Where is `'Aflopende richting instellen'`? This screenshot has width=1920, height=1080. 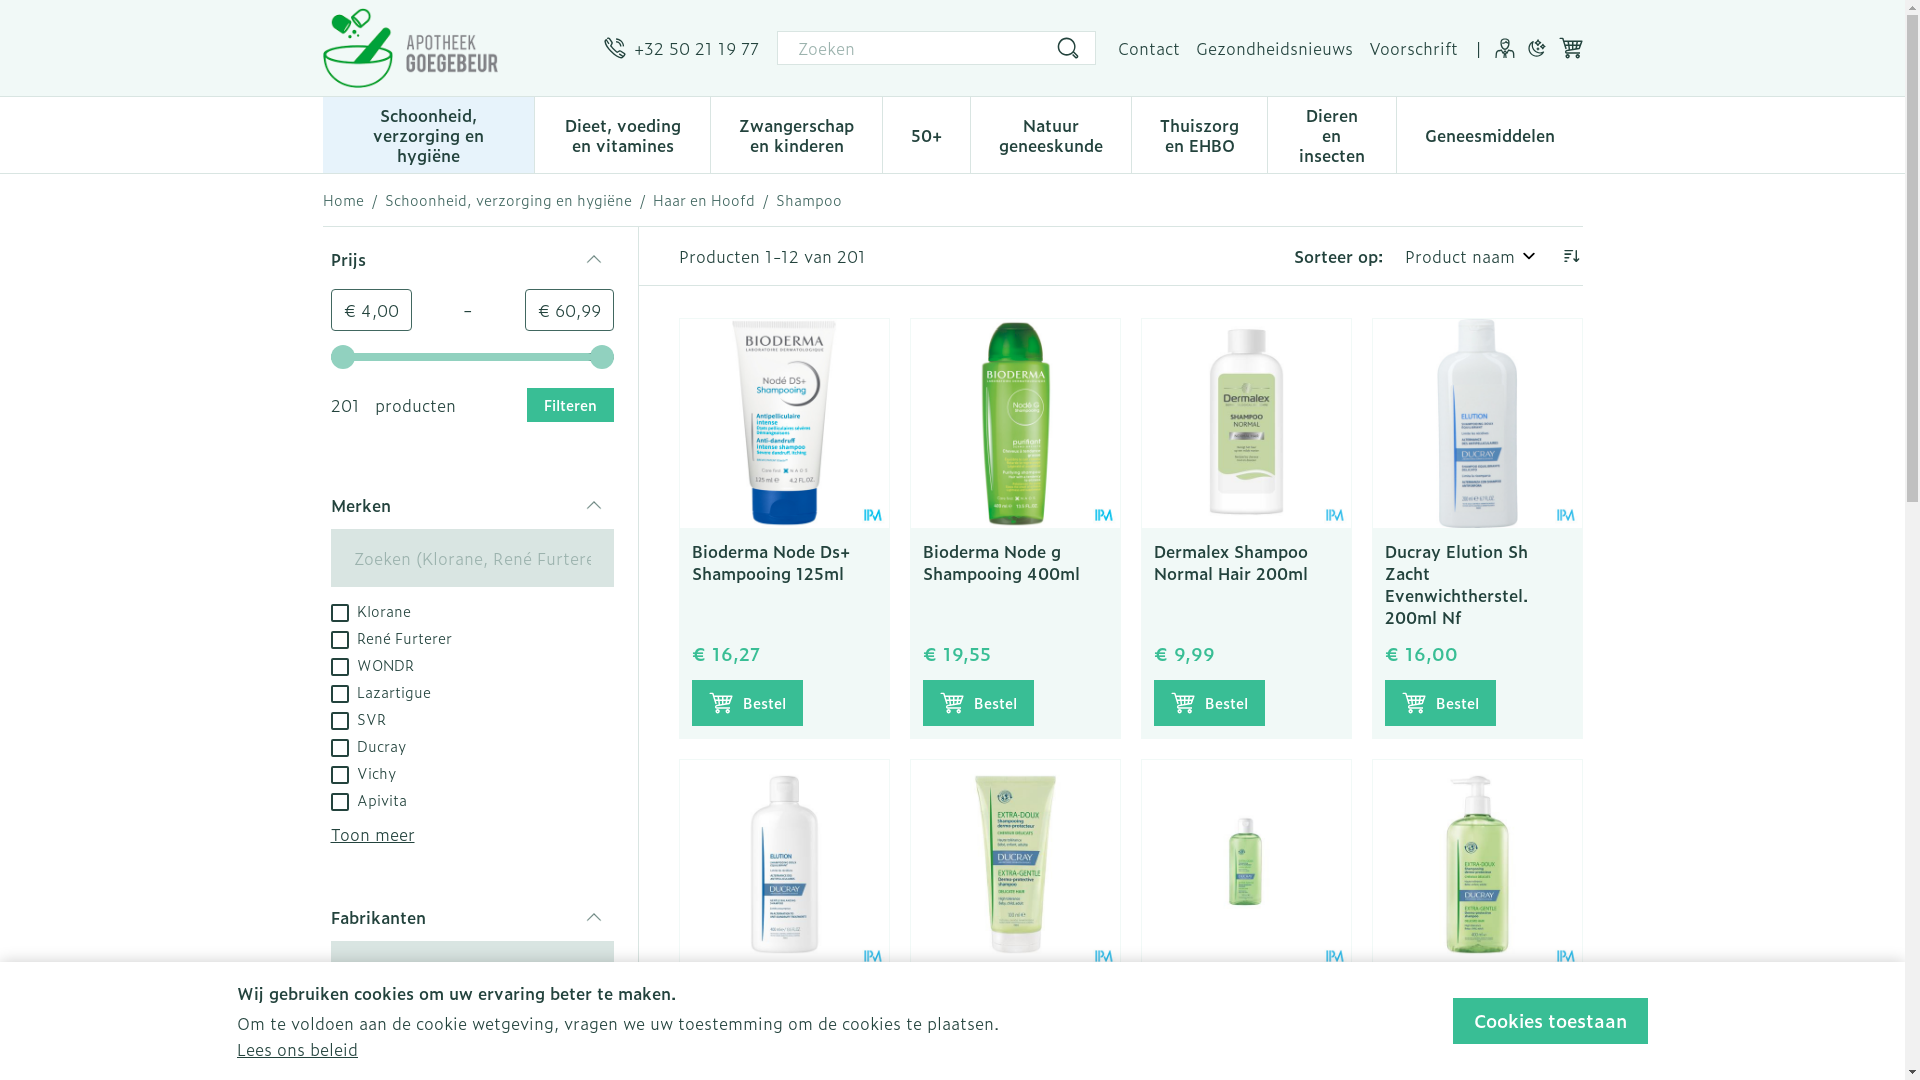 'Aflopende richting instellen' is located at coordinates (1557, 254).